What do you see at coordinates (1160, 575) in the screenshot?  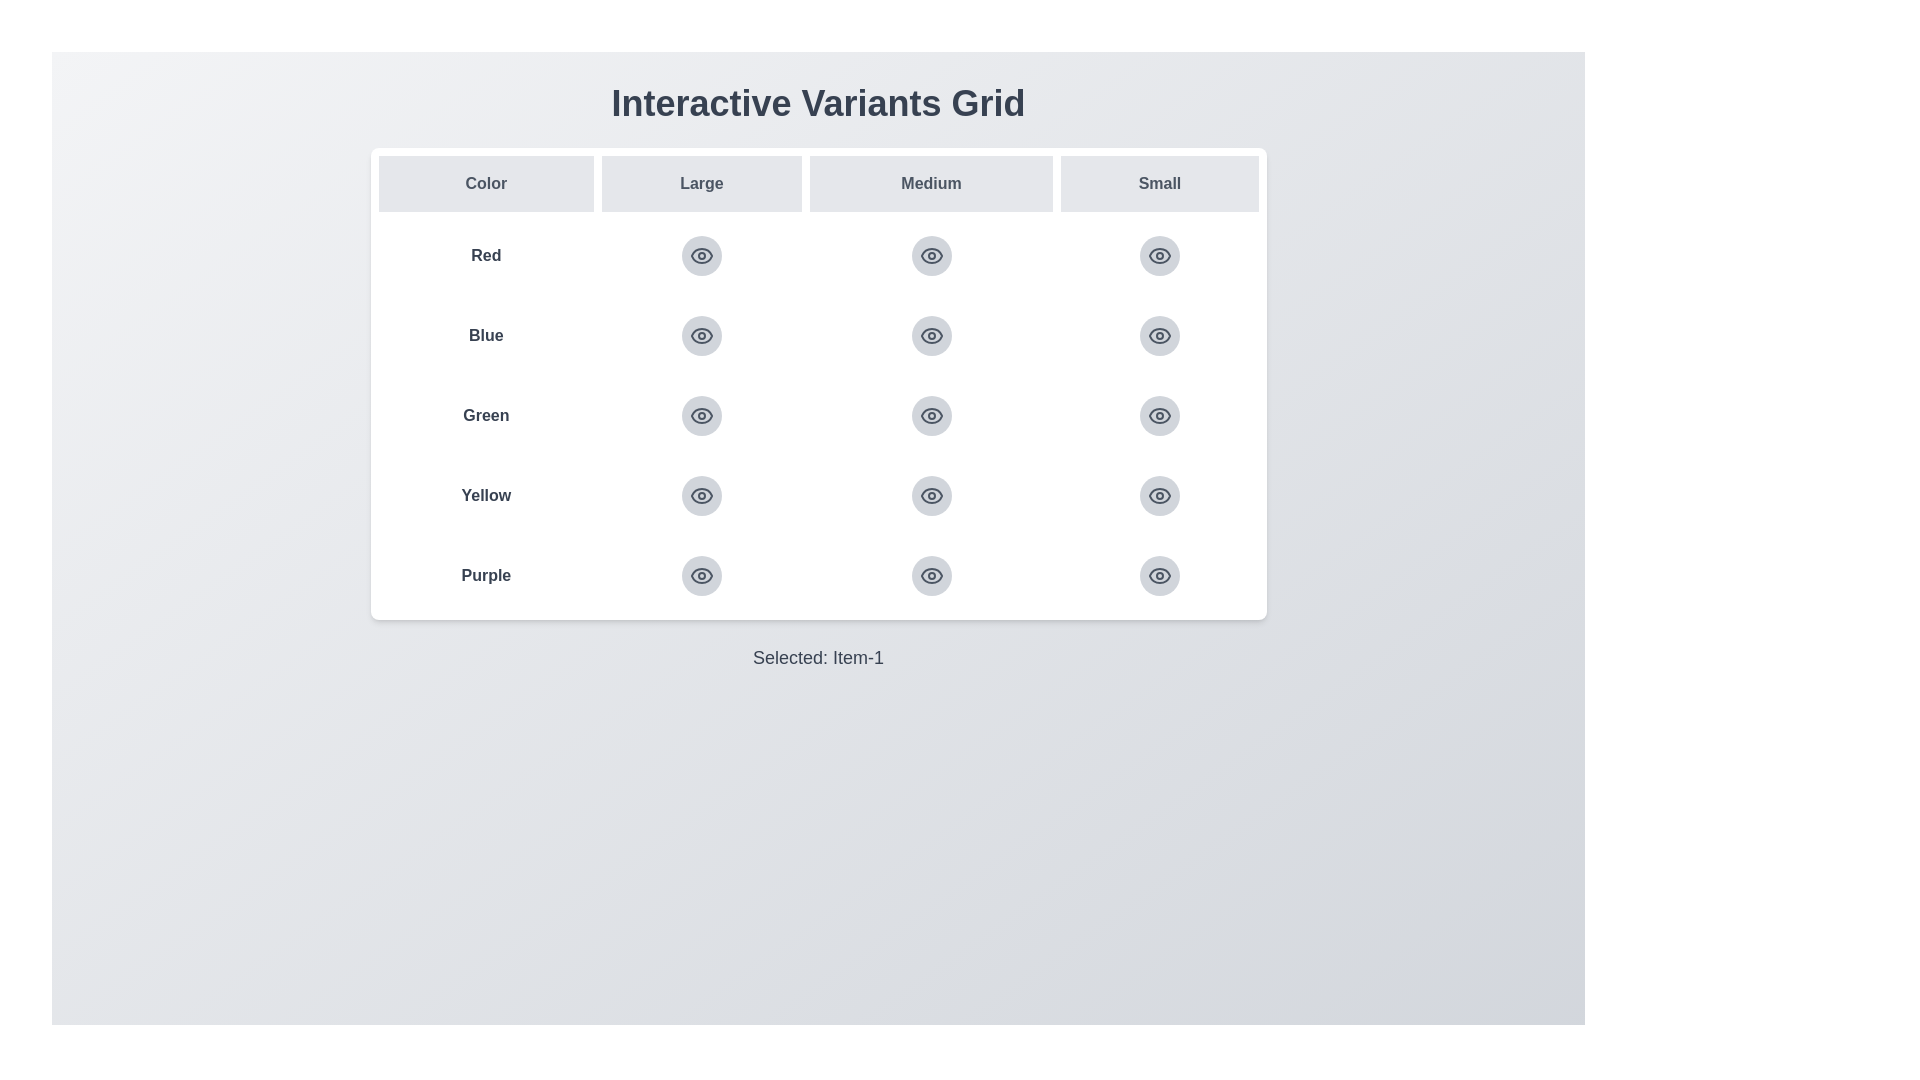 I see `the visibility icon, which is an eye-shaped SVG element with a dark gray outline and a centered gray iris, located in the bottom-right corner of the grid under the 'Purple' row and 'Small' column` at bounding box center [1160, 575].